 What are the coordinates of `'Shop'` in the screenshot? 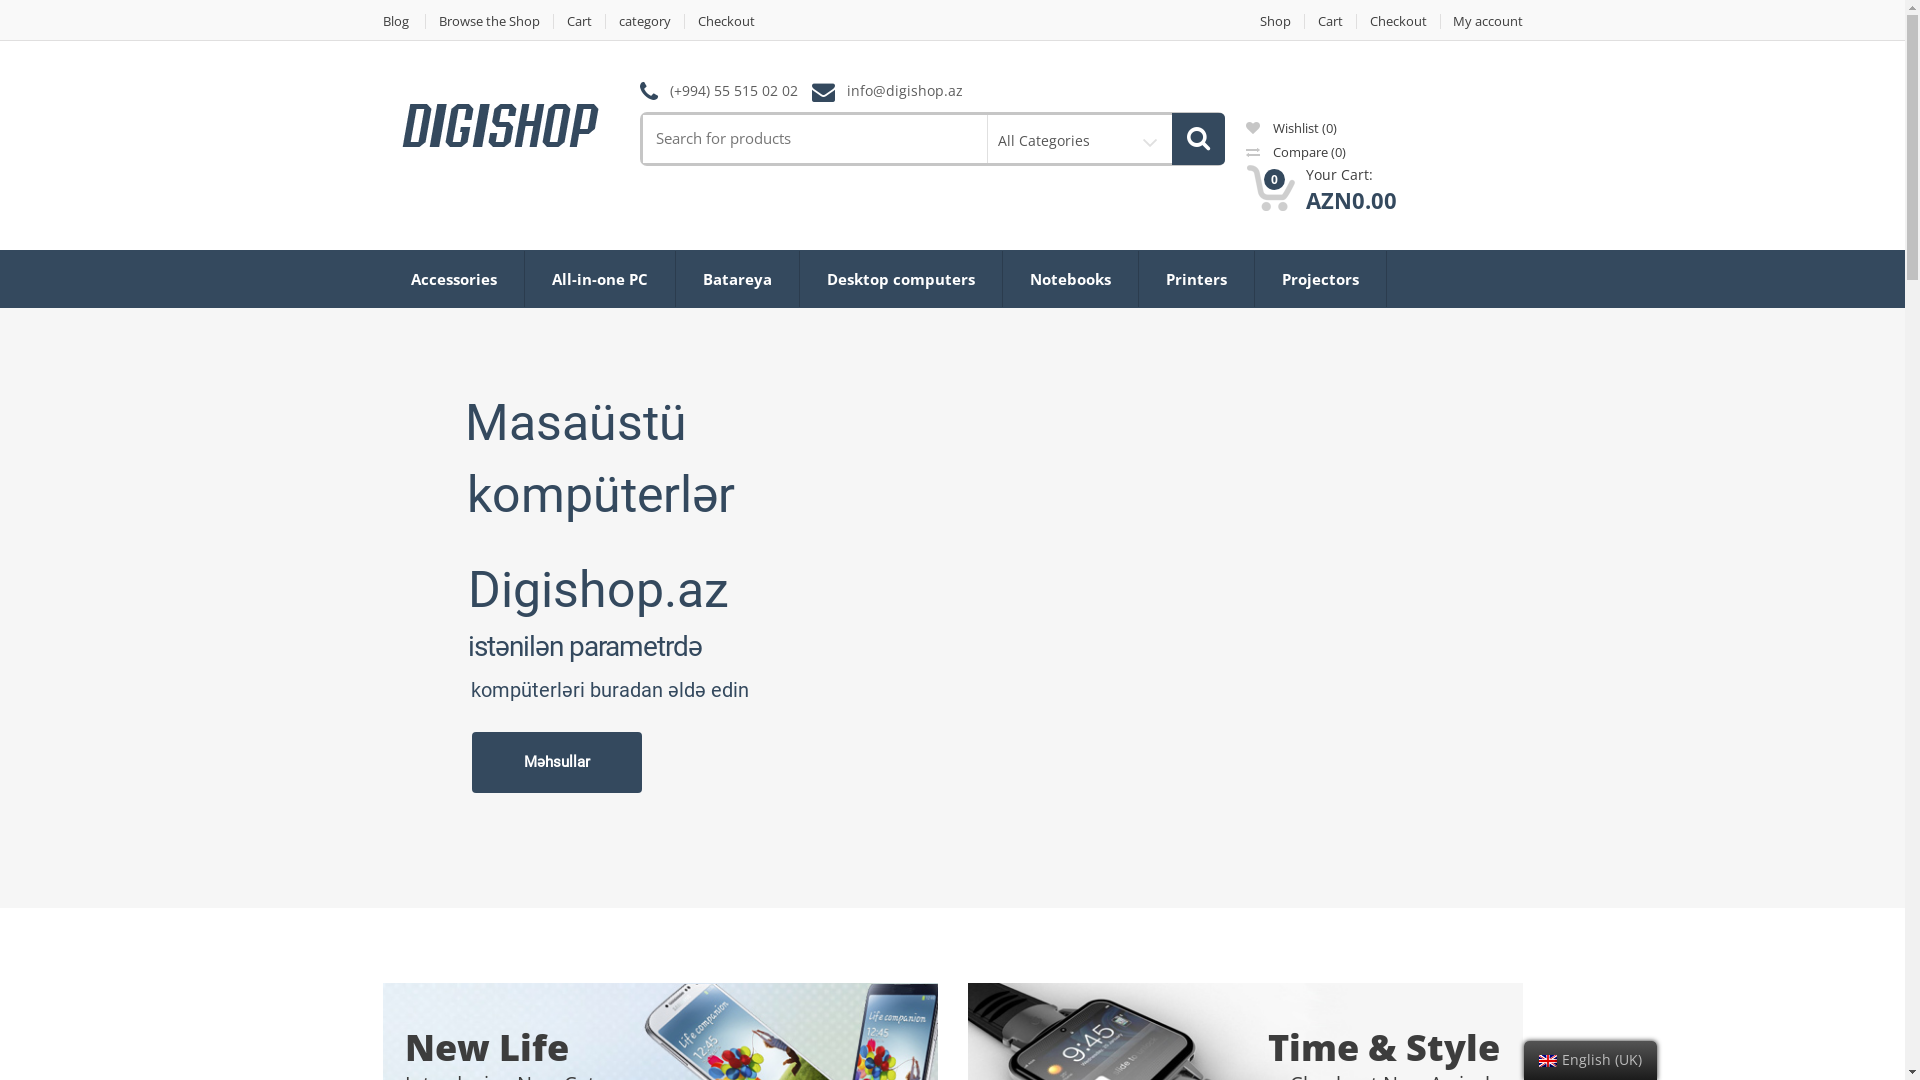 It's located at (1274, 21).